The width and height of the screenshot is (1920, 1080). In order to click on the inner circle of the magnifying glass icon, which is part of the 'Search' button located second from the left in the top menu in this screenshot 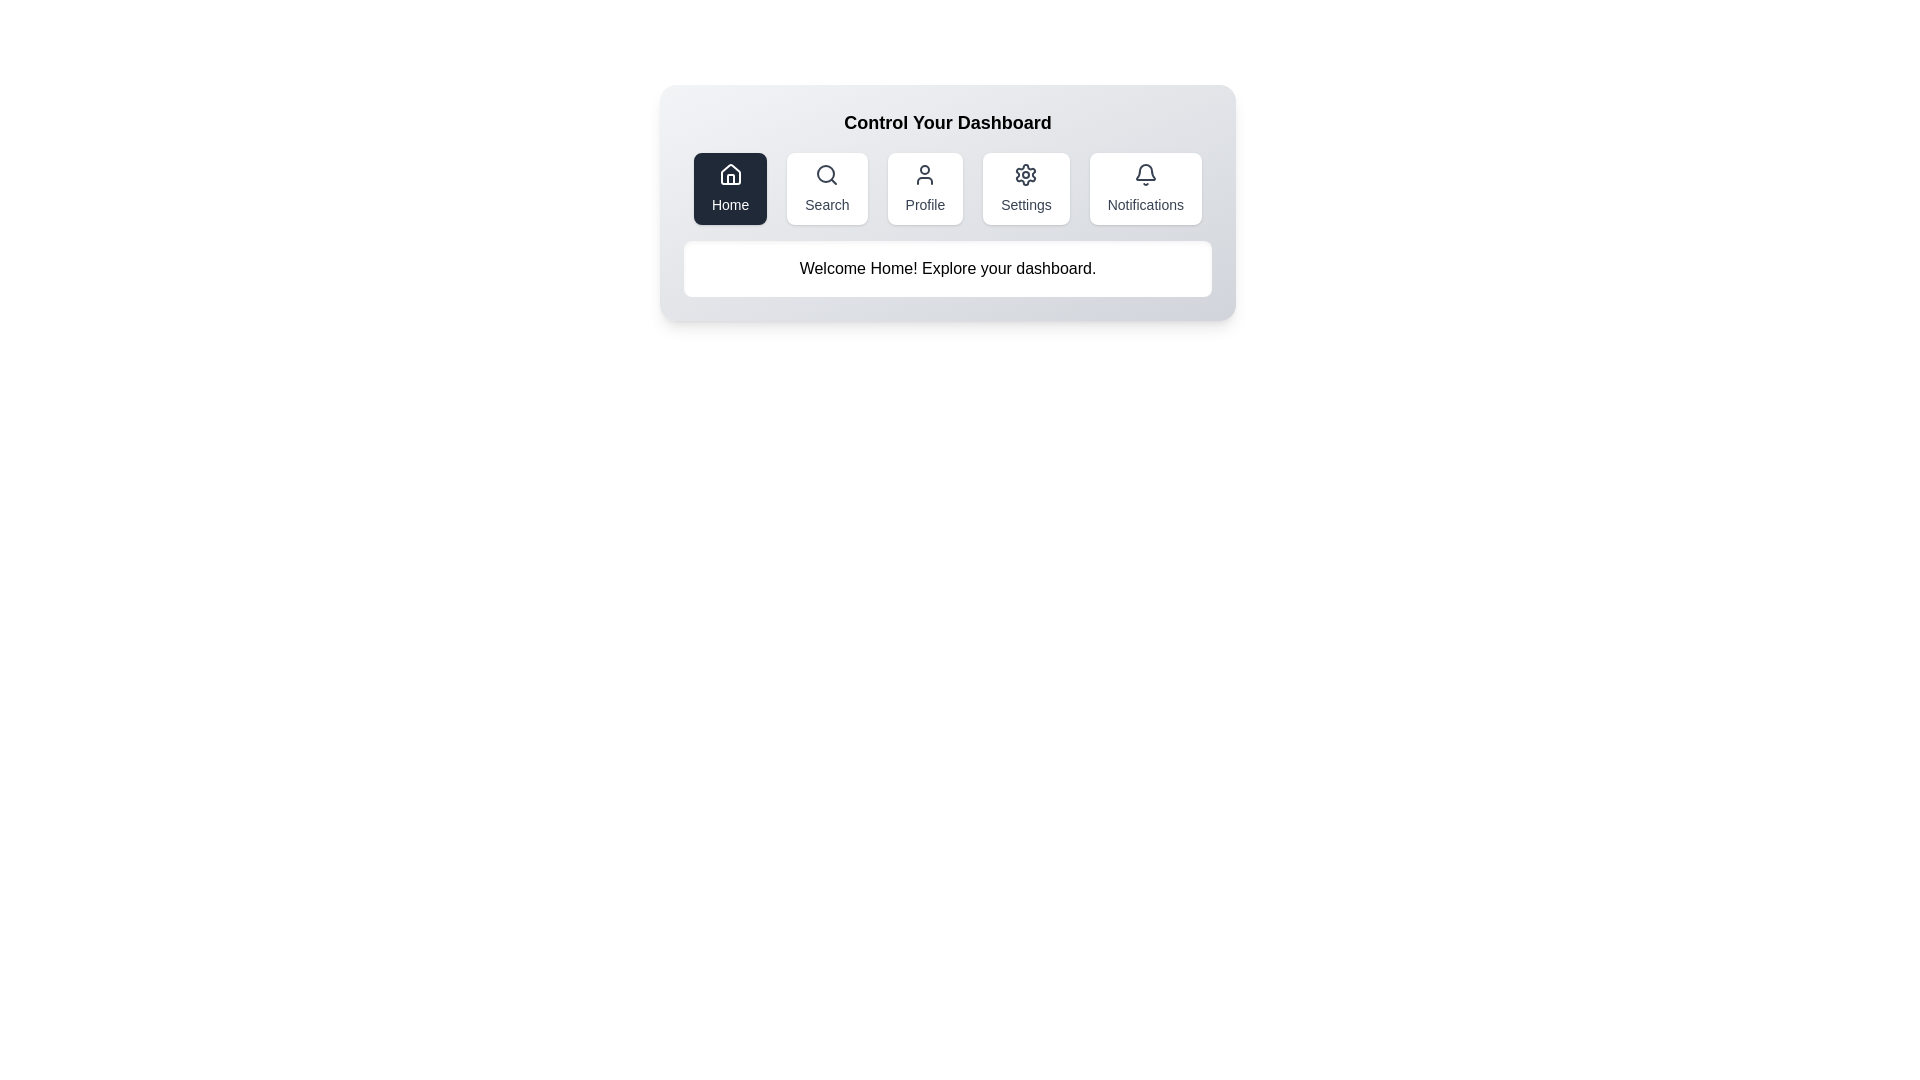, I will do `click(826, 172)`.